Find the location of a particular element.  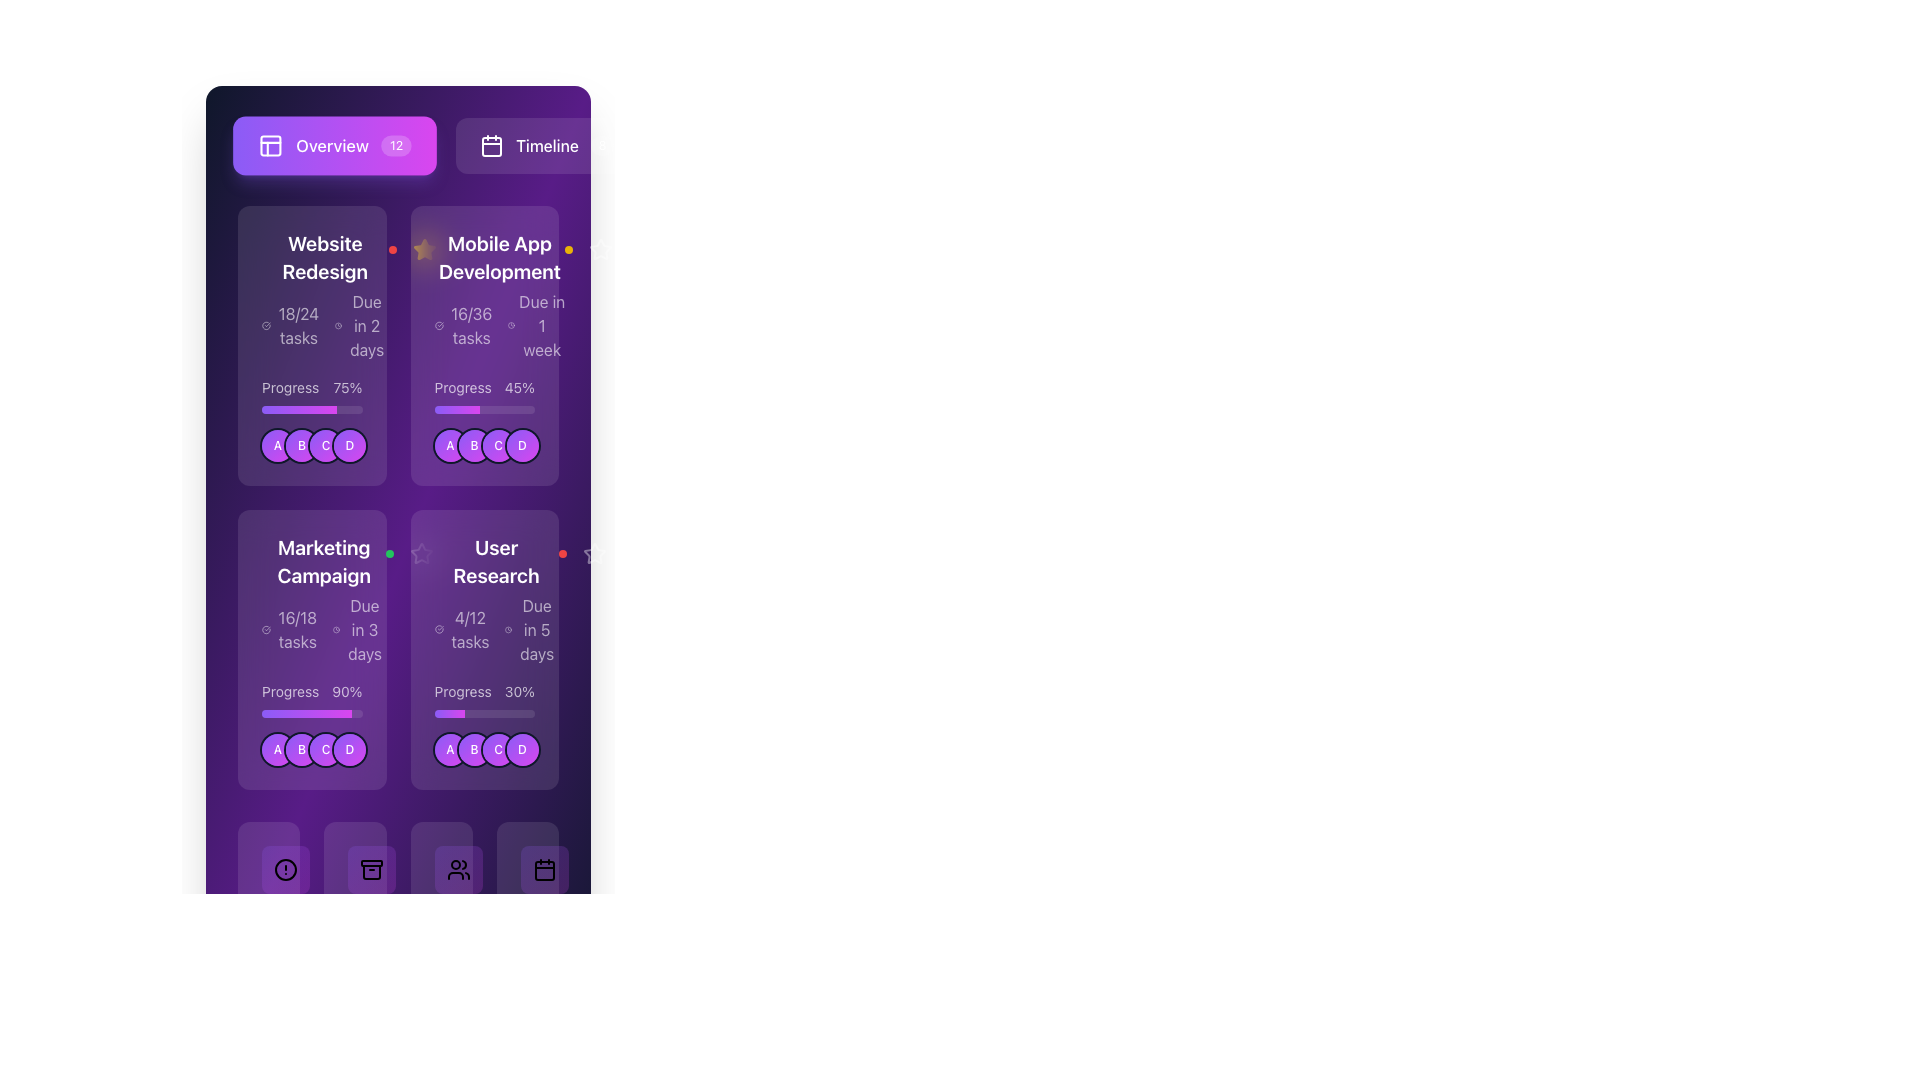

the static text display that reads '4/12 tasks' within the 'User Research' task card, which is centered vertically in the upper region of the card and has a purple background with white text is located at coordinates (469, 628).